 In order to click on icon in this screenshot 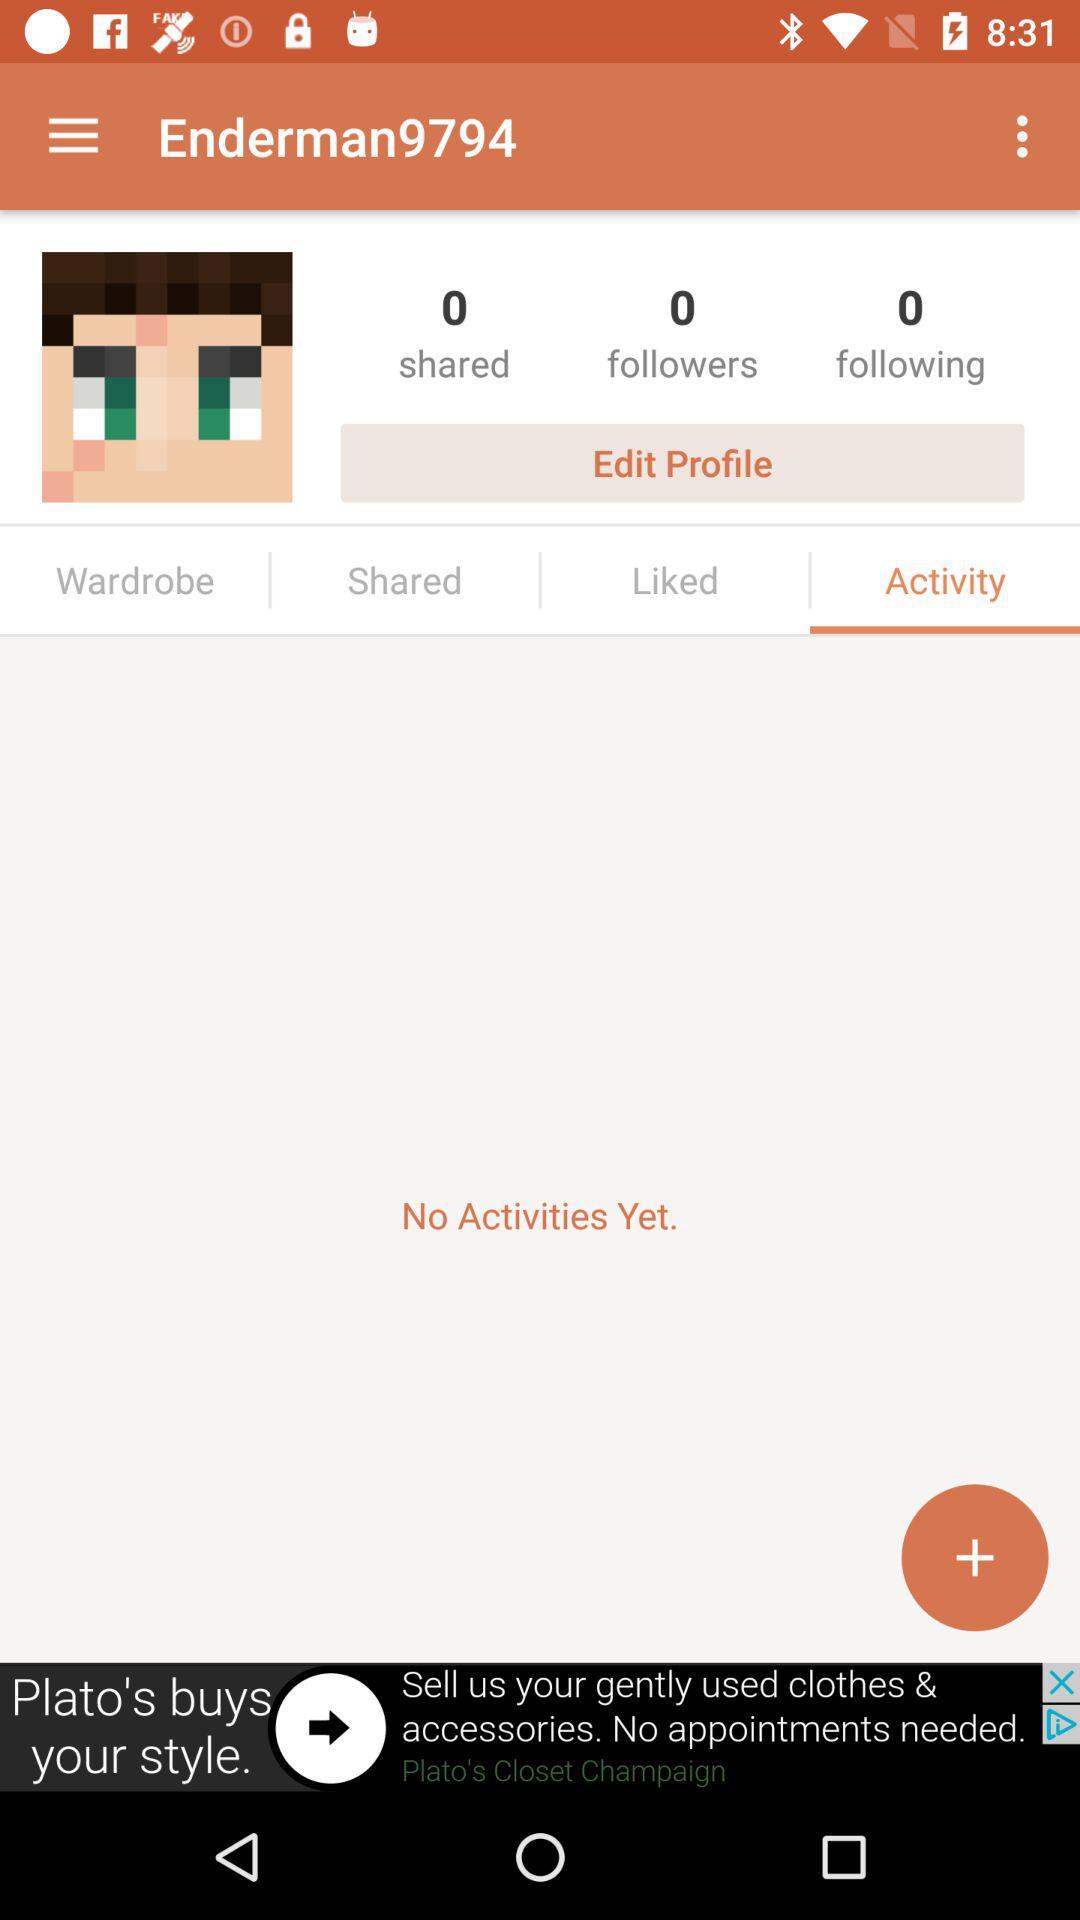, I will do `click(974, 1556)`.